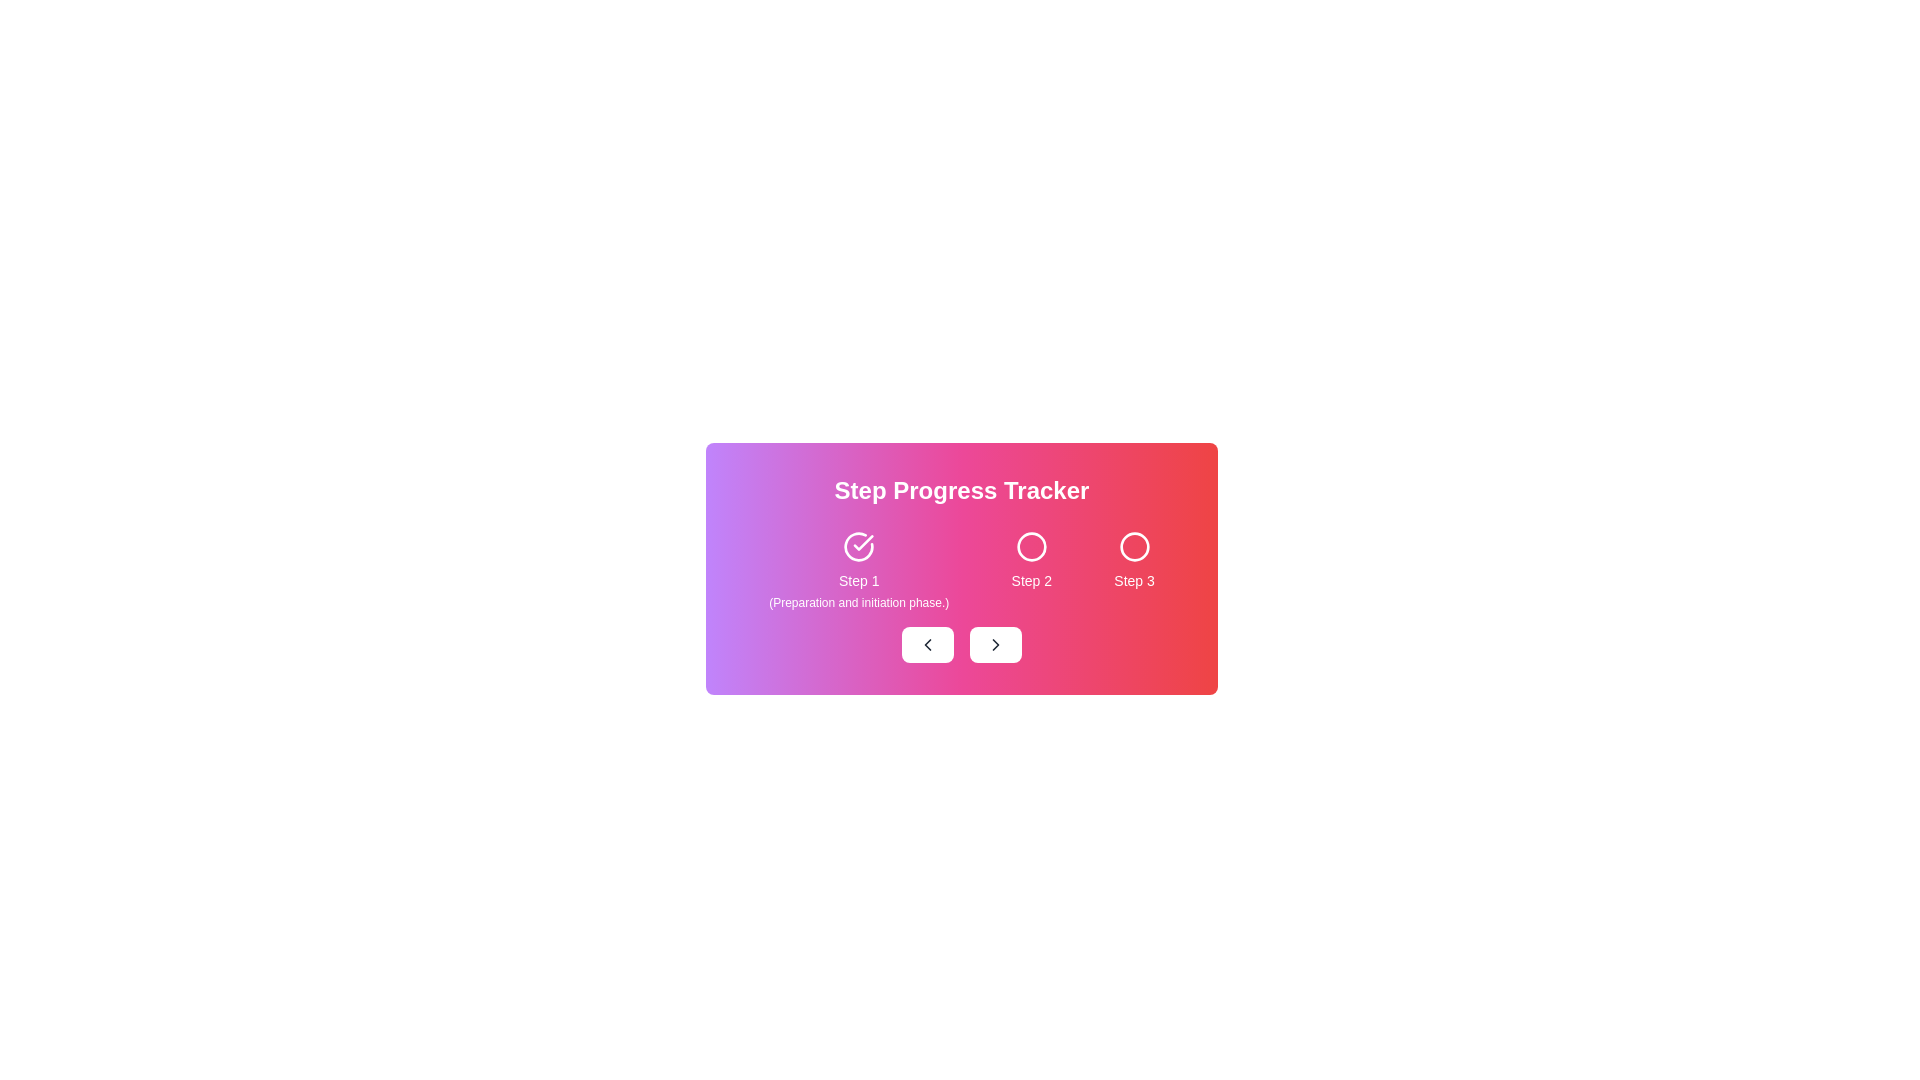  What do you see at coordinates (1134, 570) in the screenshot?
I see `the third item in the horizontal step progress tracker, which represents 'Step 3'` at bounding box center [1134, 570].